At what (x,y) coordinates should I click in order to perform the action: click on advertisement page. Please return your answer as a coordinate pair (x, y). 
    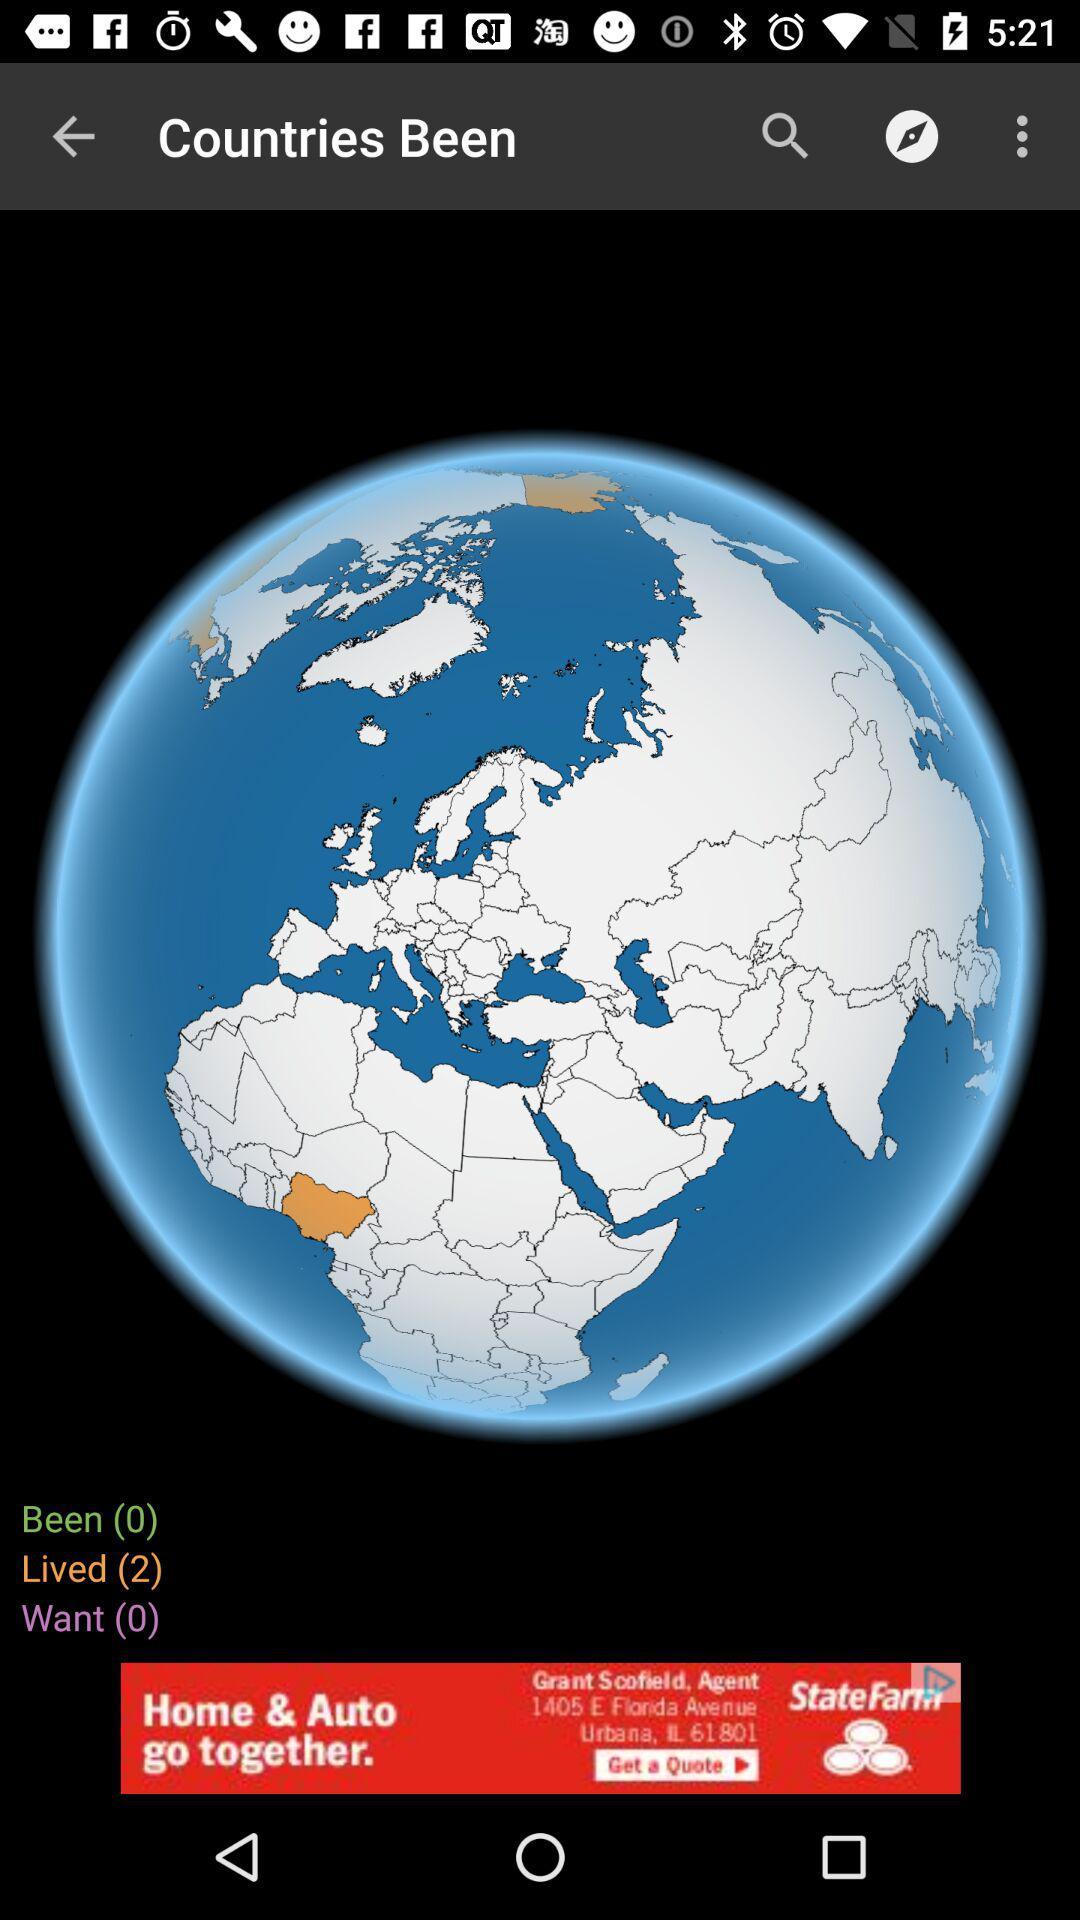
    Looking at the image, I should click on (540, 1727).